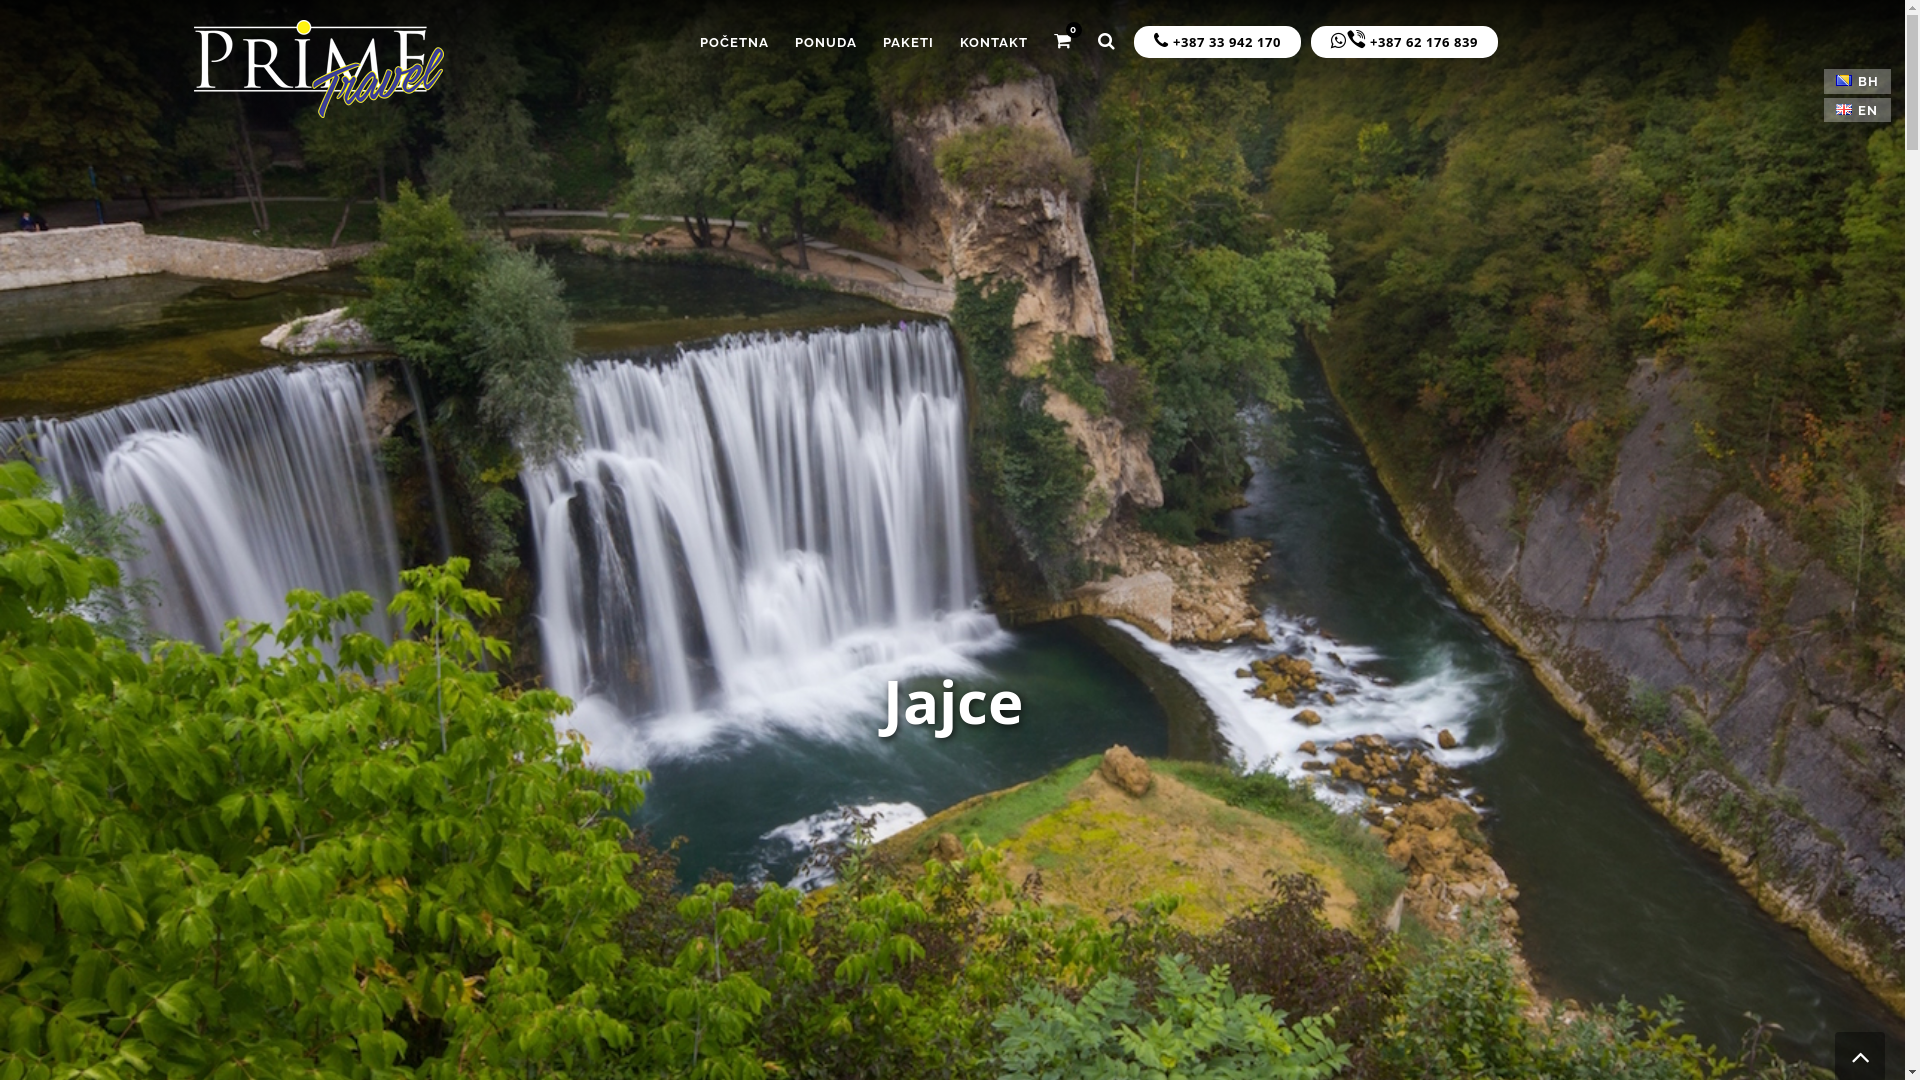 The height and width of the screenshot is (1080, 1920). Describe the element at coordinates (907, 42) in the screenshot. I see `'PAKETI'` at that location.